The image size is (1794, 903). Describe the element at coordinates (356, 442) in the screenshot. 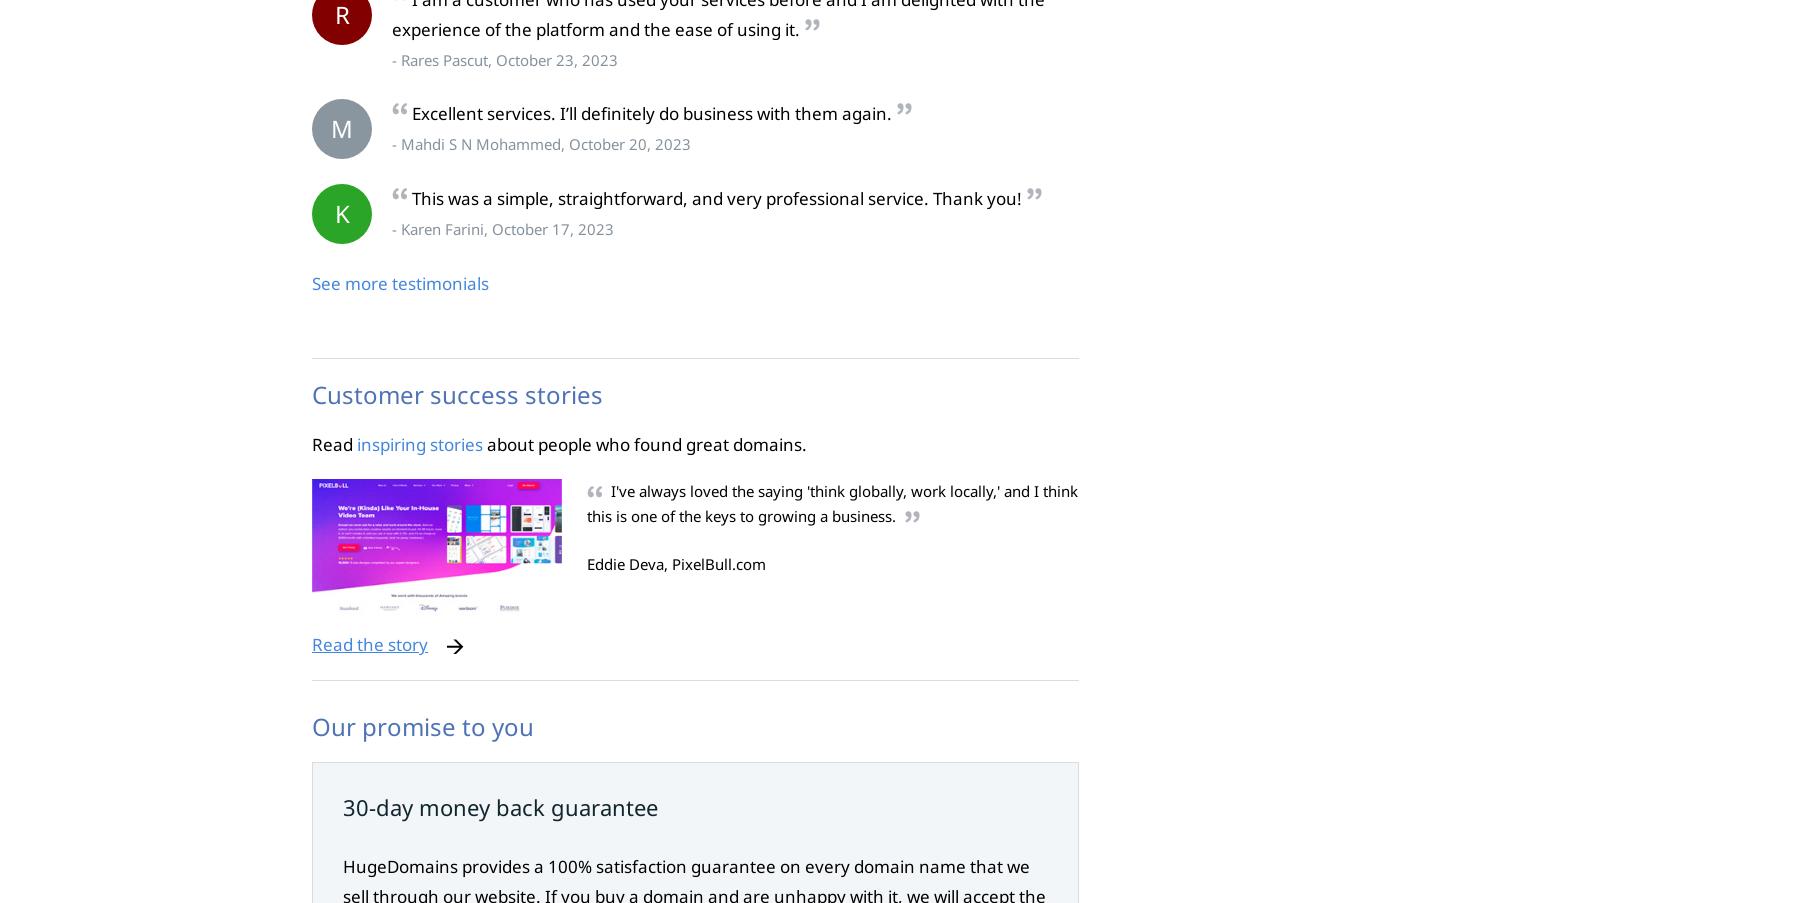

I see `'inspiring stories'` at that location.